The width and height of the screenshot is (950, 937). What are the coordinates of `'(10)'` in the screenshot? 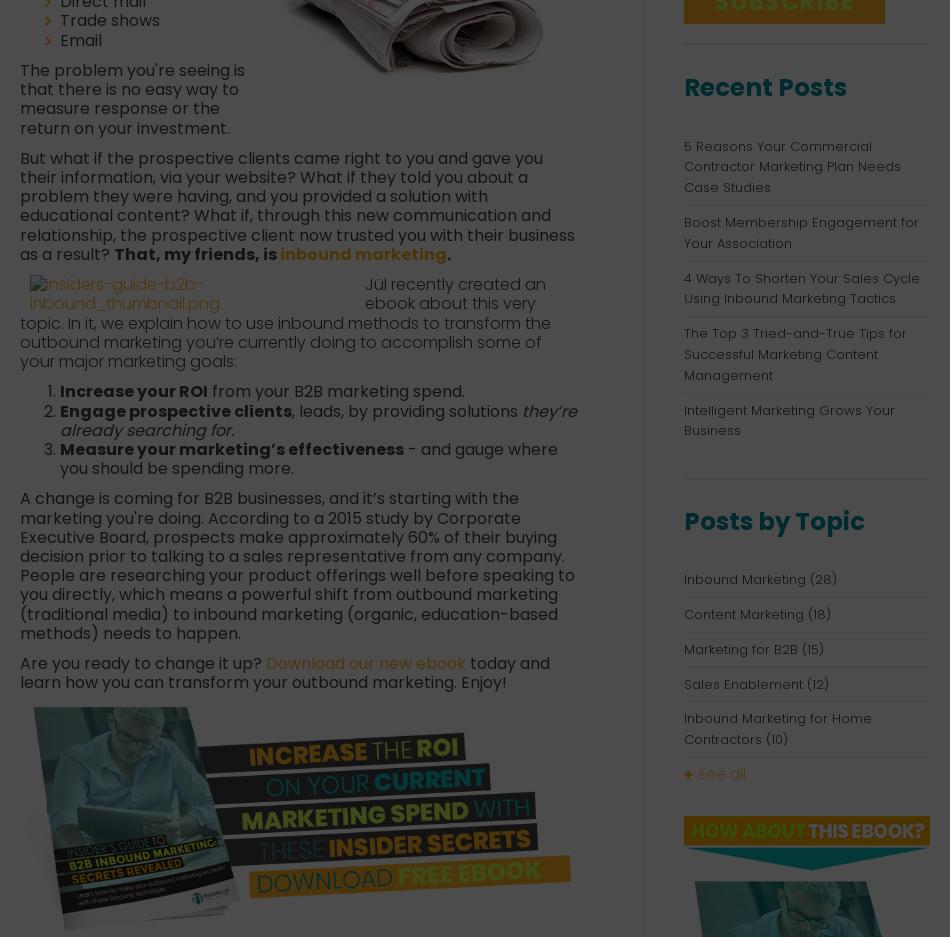 It's located at (776, 738).